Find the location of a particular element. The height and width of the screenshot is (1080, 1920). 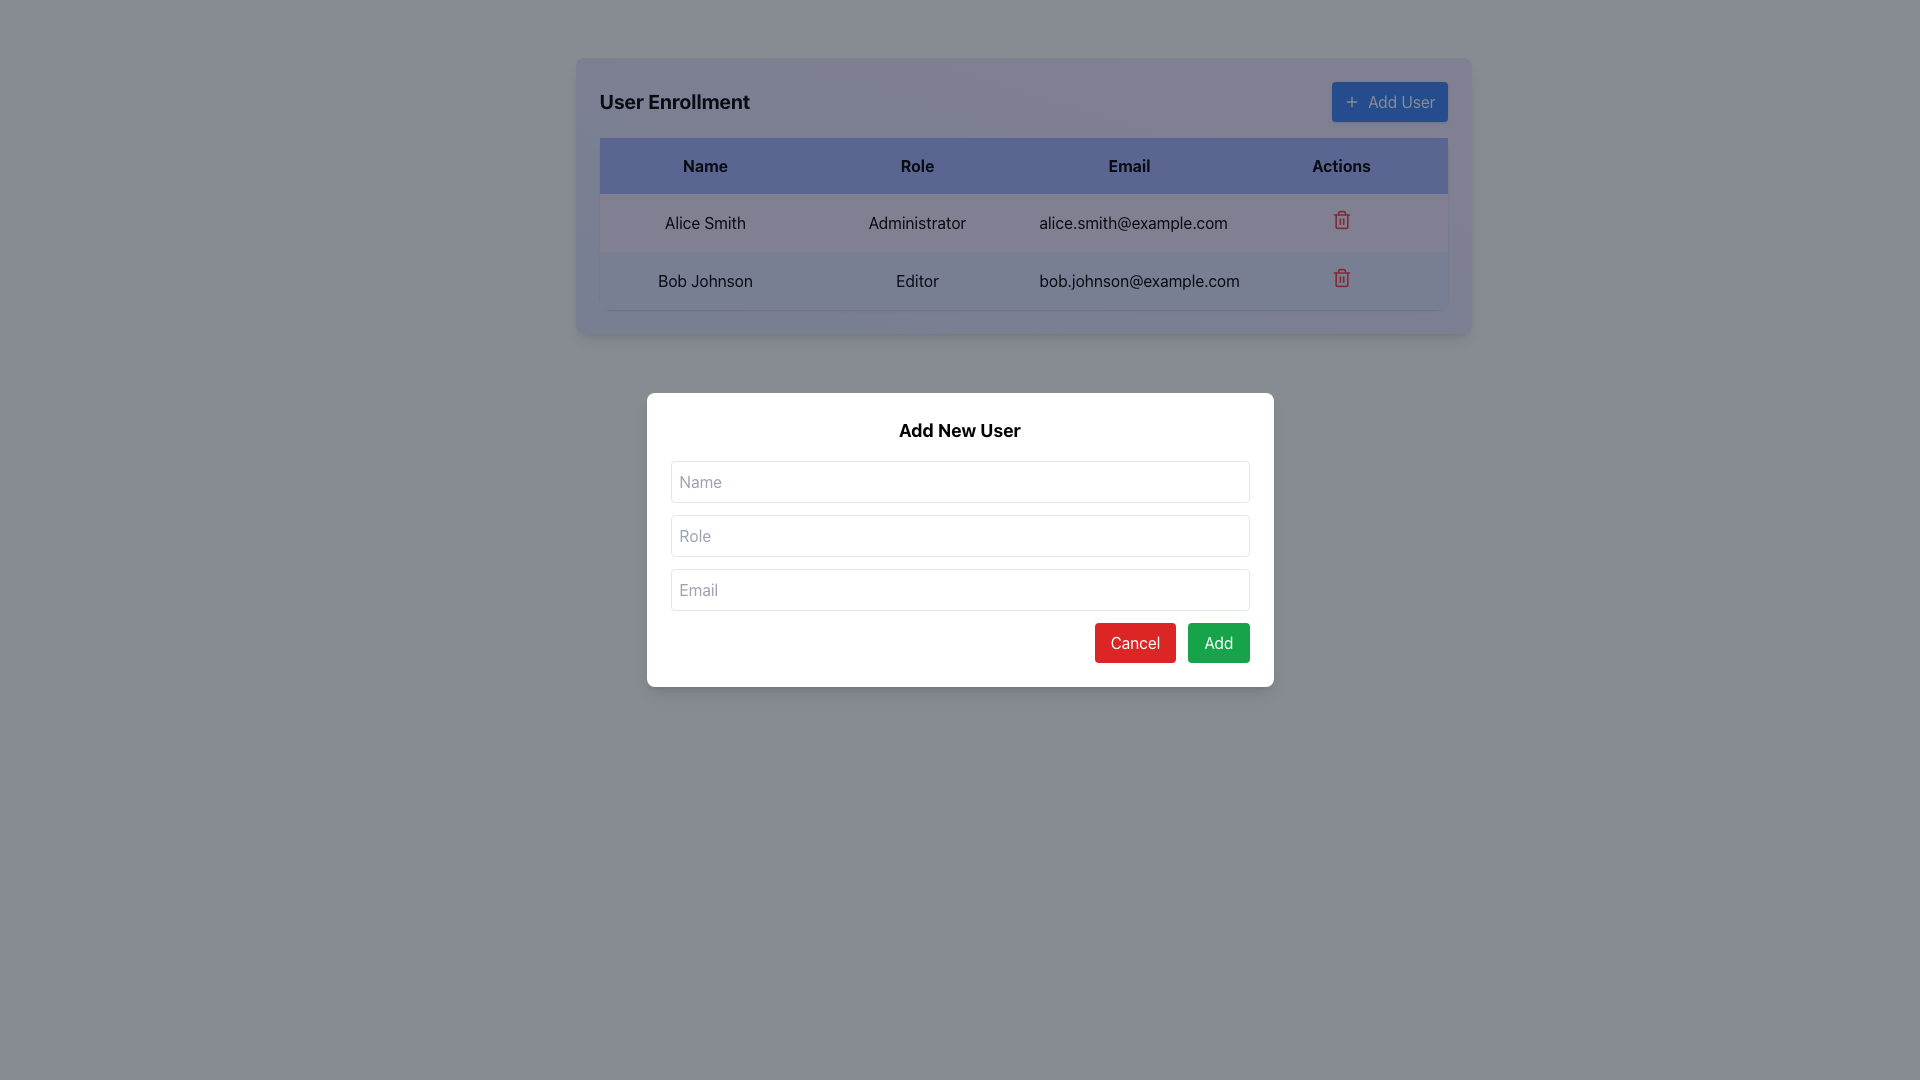

the text display element showing the name 'Alice Smith' in the table for interaction is located at coordinates (705, 223).